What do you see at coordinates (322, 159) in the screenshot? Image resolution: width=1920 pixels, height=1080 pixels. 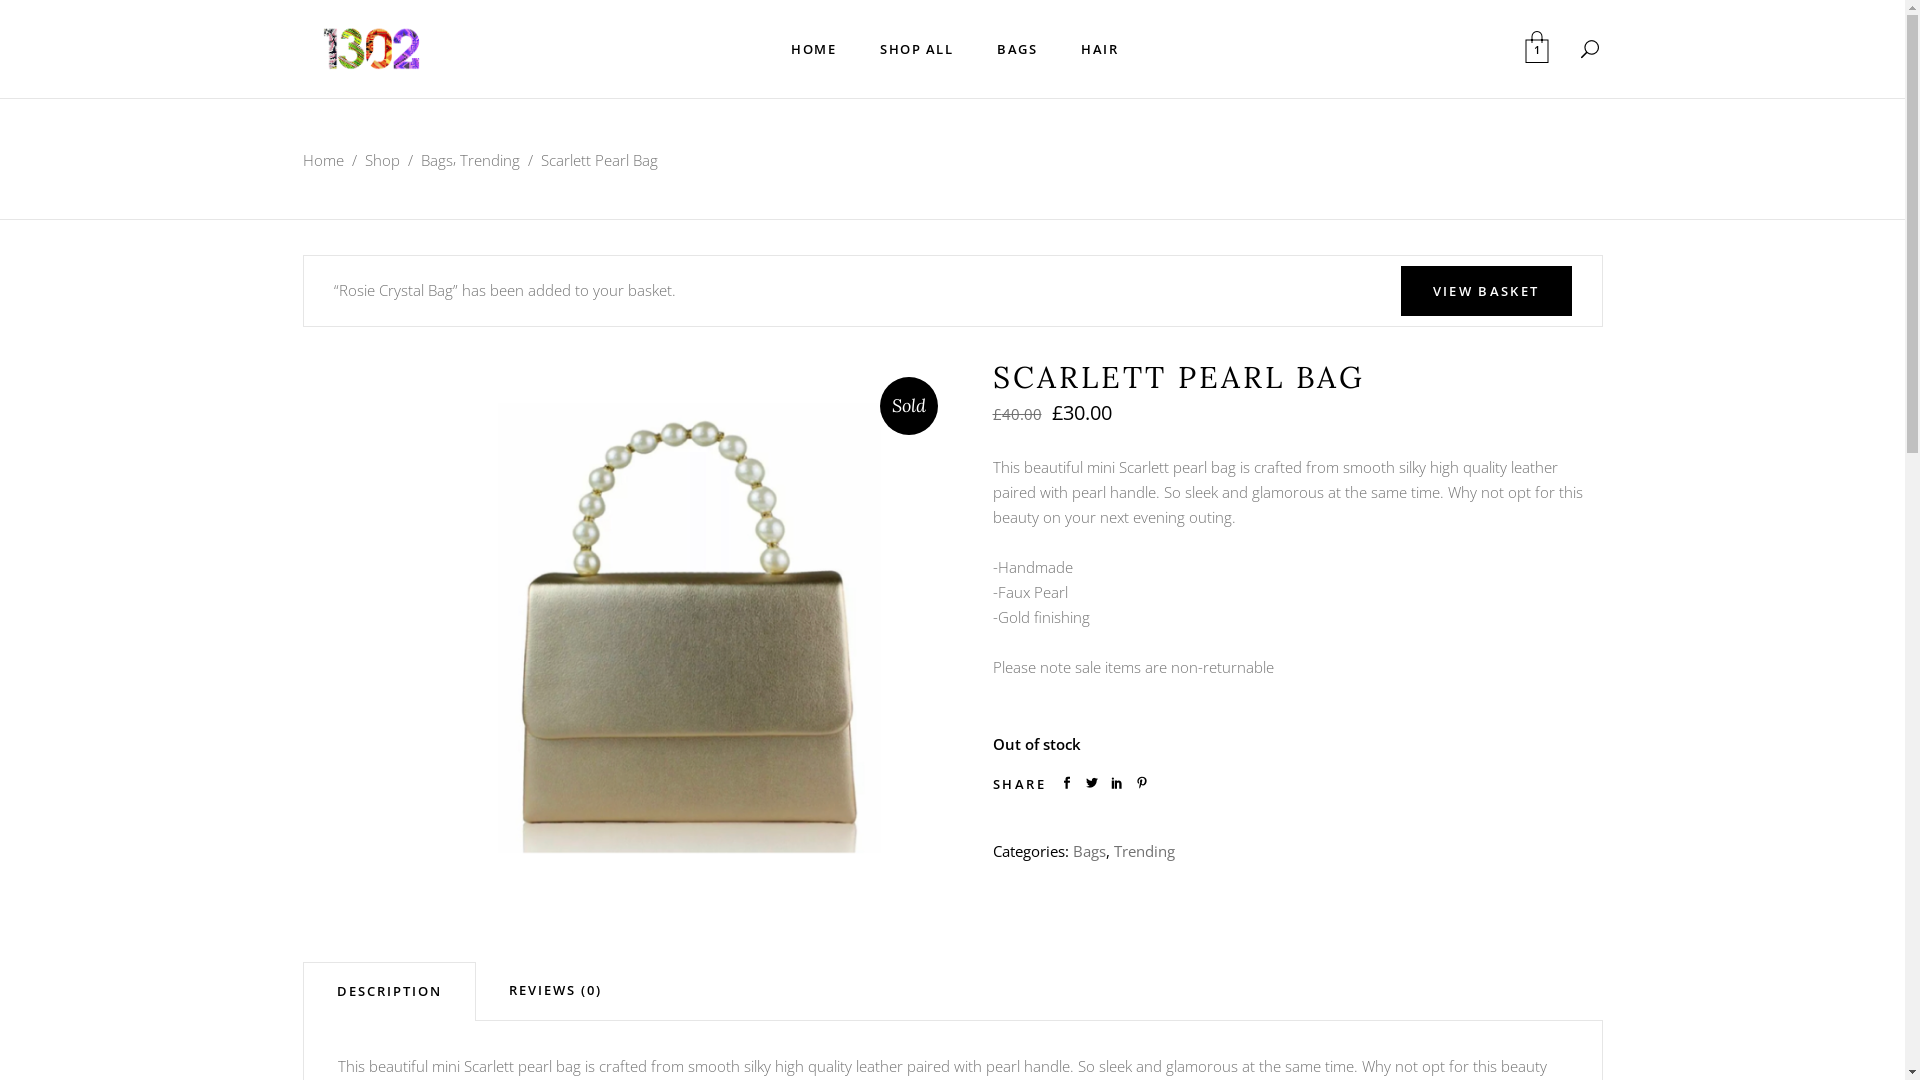 I see `'Home'` at bounding box center [322, 159].